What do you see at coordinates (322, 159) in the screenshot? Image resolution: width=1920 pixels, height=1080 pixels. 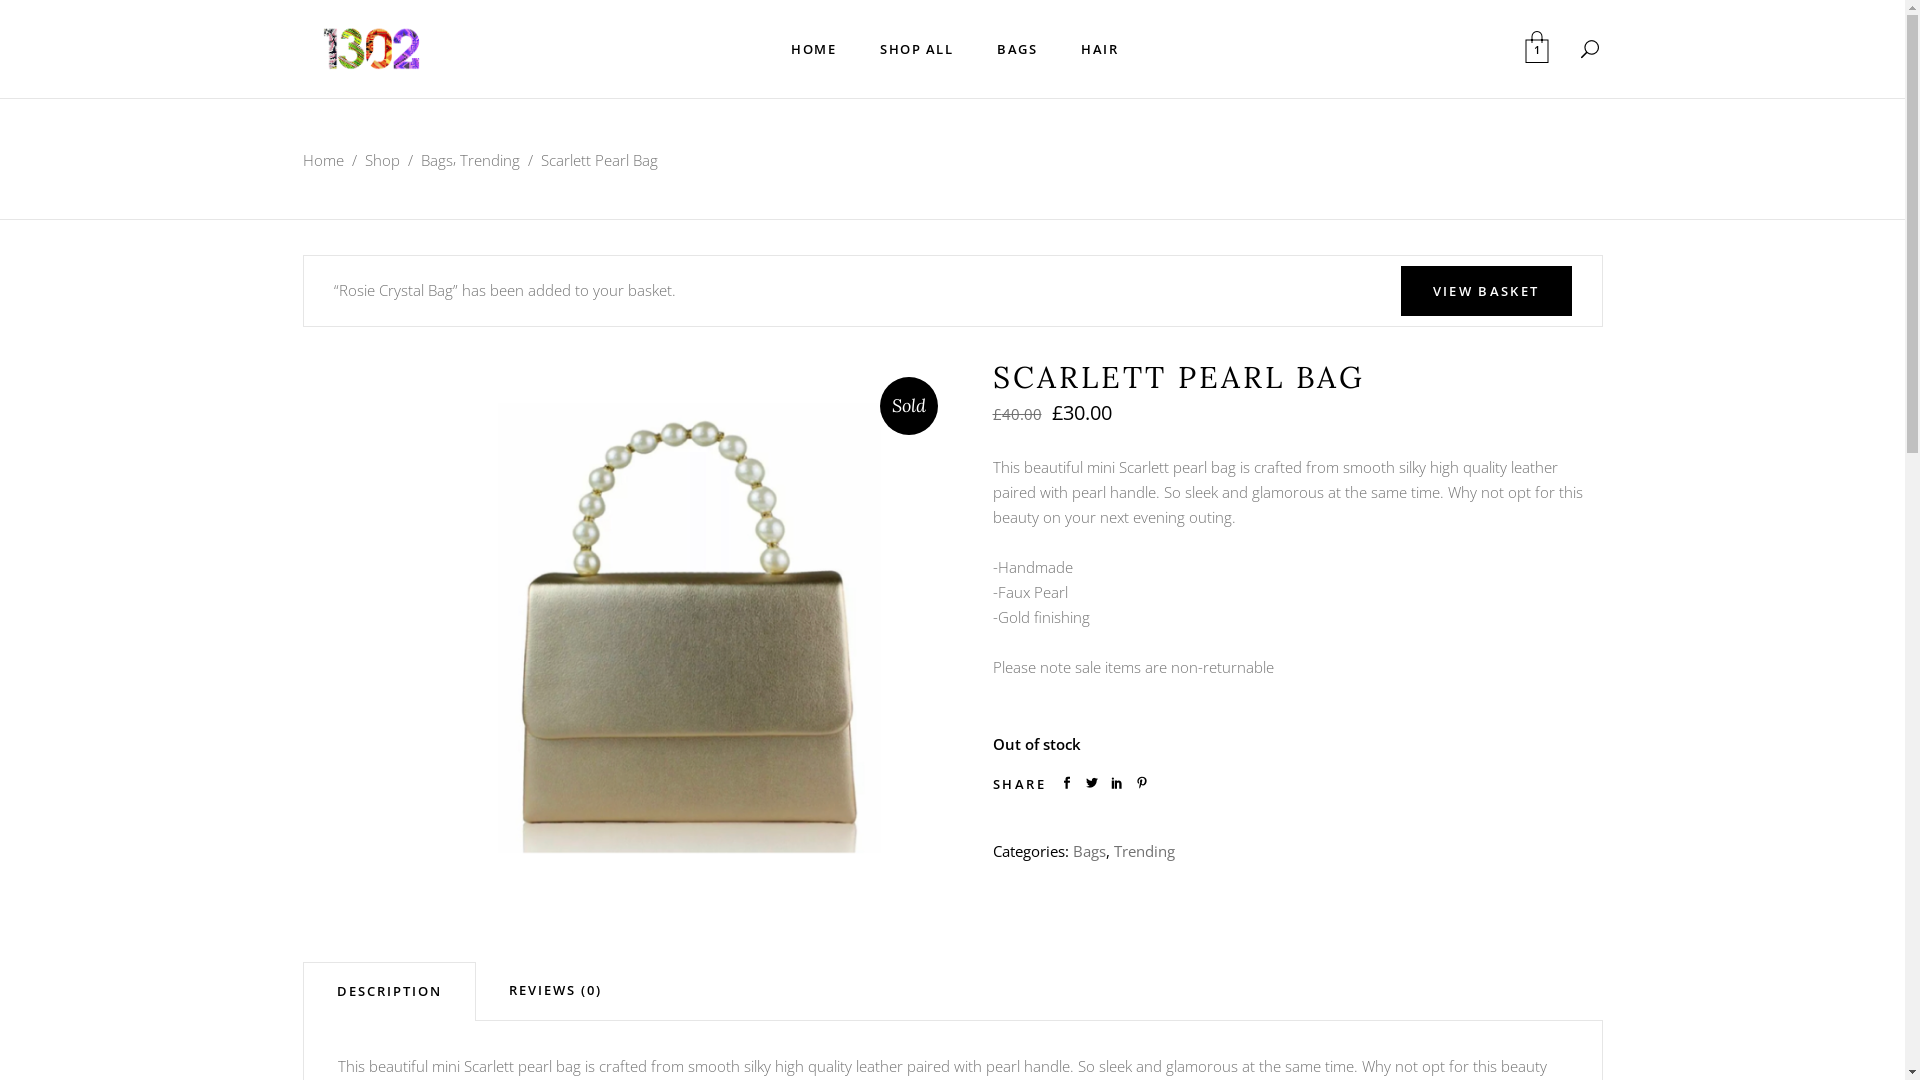 I see `'Home'` at bounding box center [322, 159].